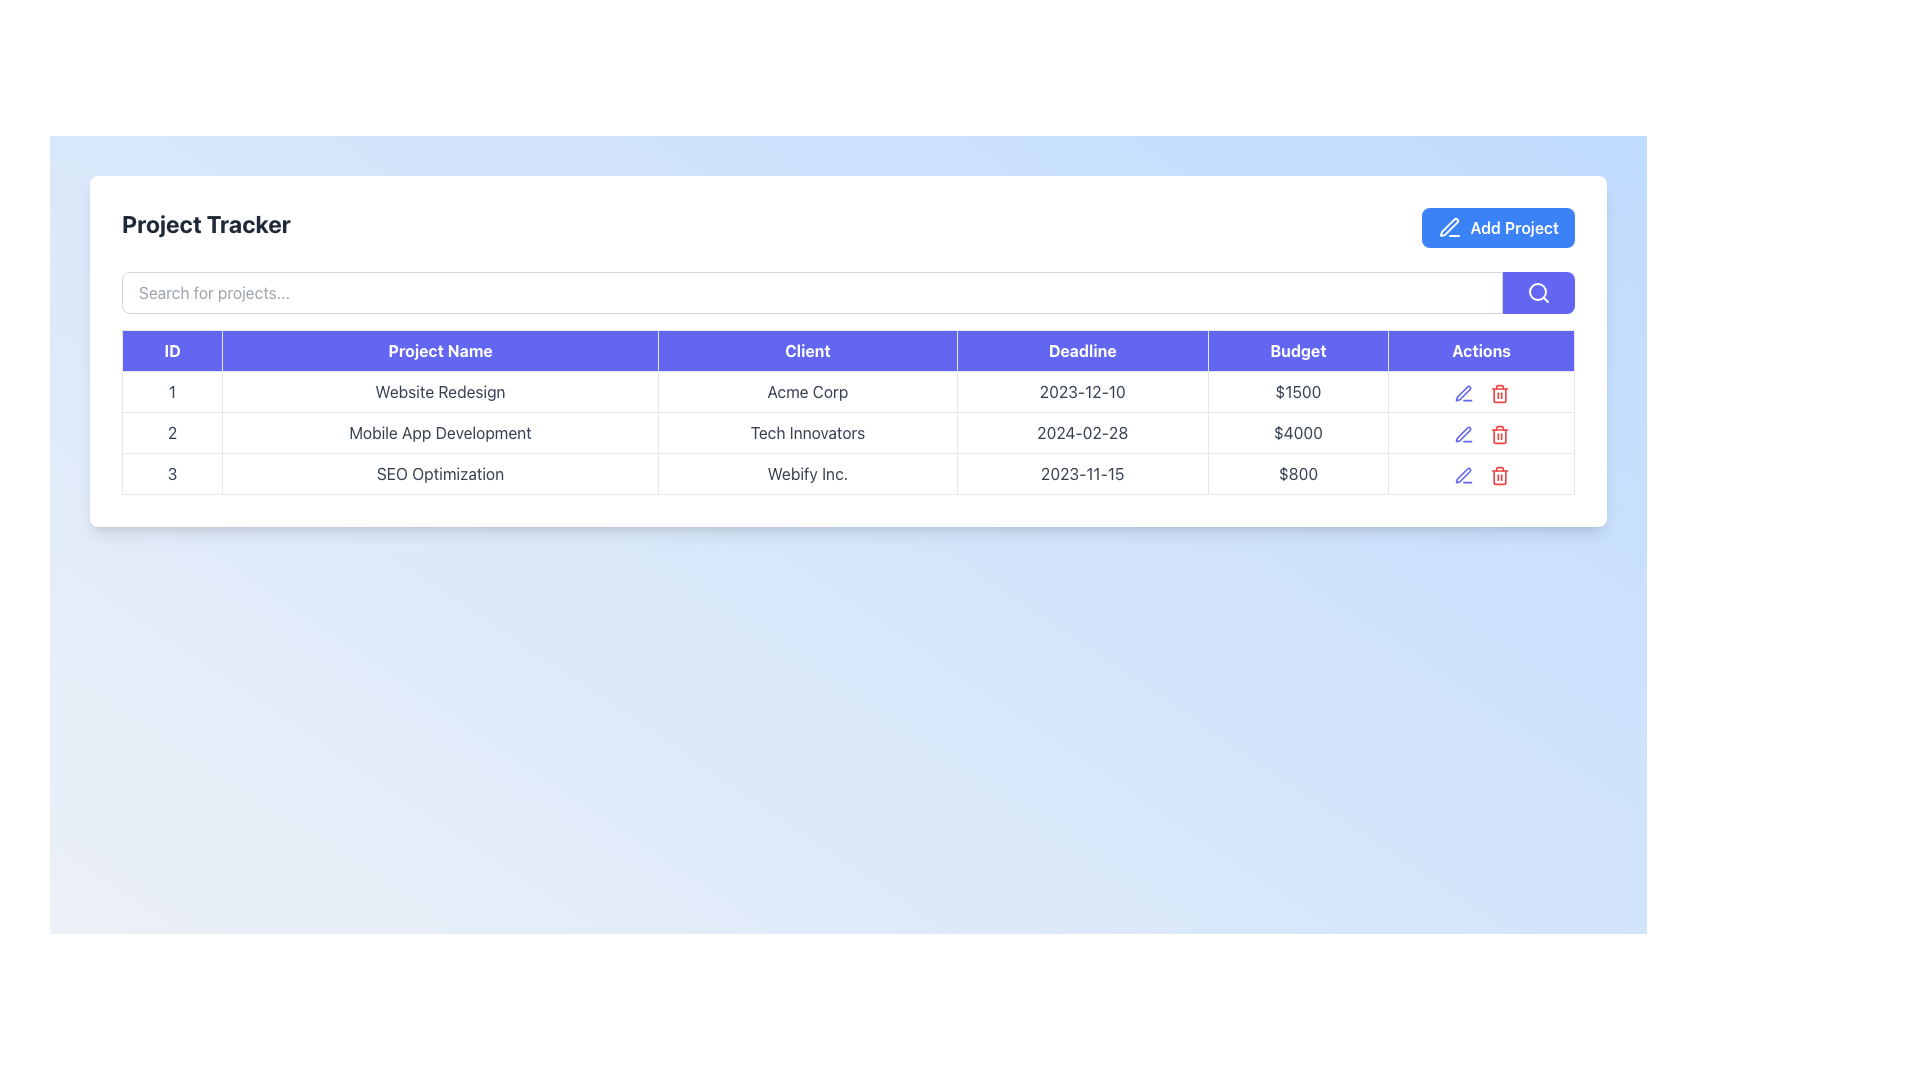 This screenshot has width=1920, height=1080. I want to click on the third row of the project tracker table representing 'SEO Optimization' assigned to 'Webify Inc.', so click(848, 474).